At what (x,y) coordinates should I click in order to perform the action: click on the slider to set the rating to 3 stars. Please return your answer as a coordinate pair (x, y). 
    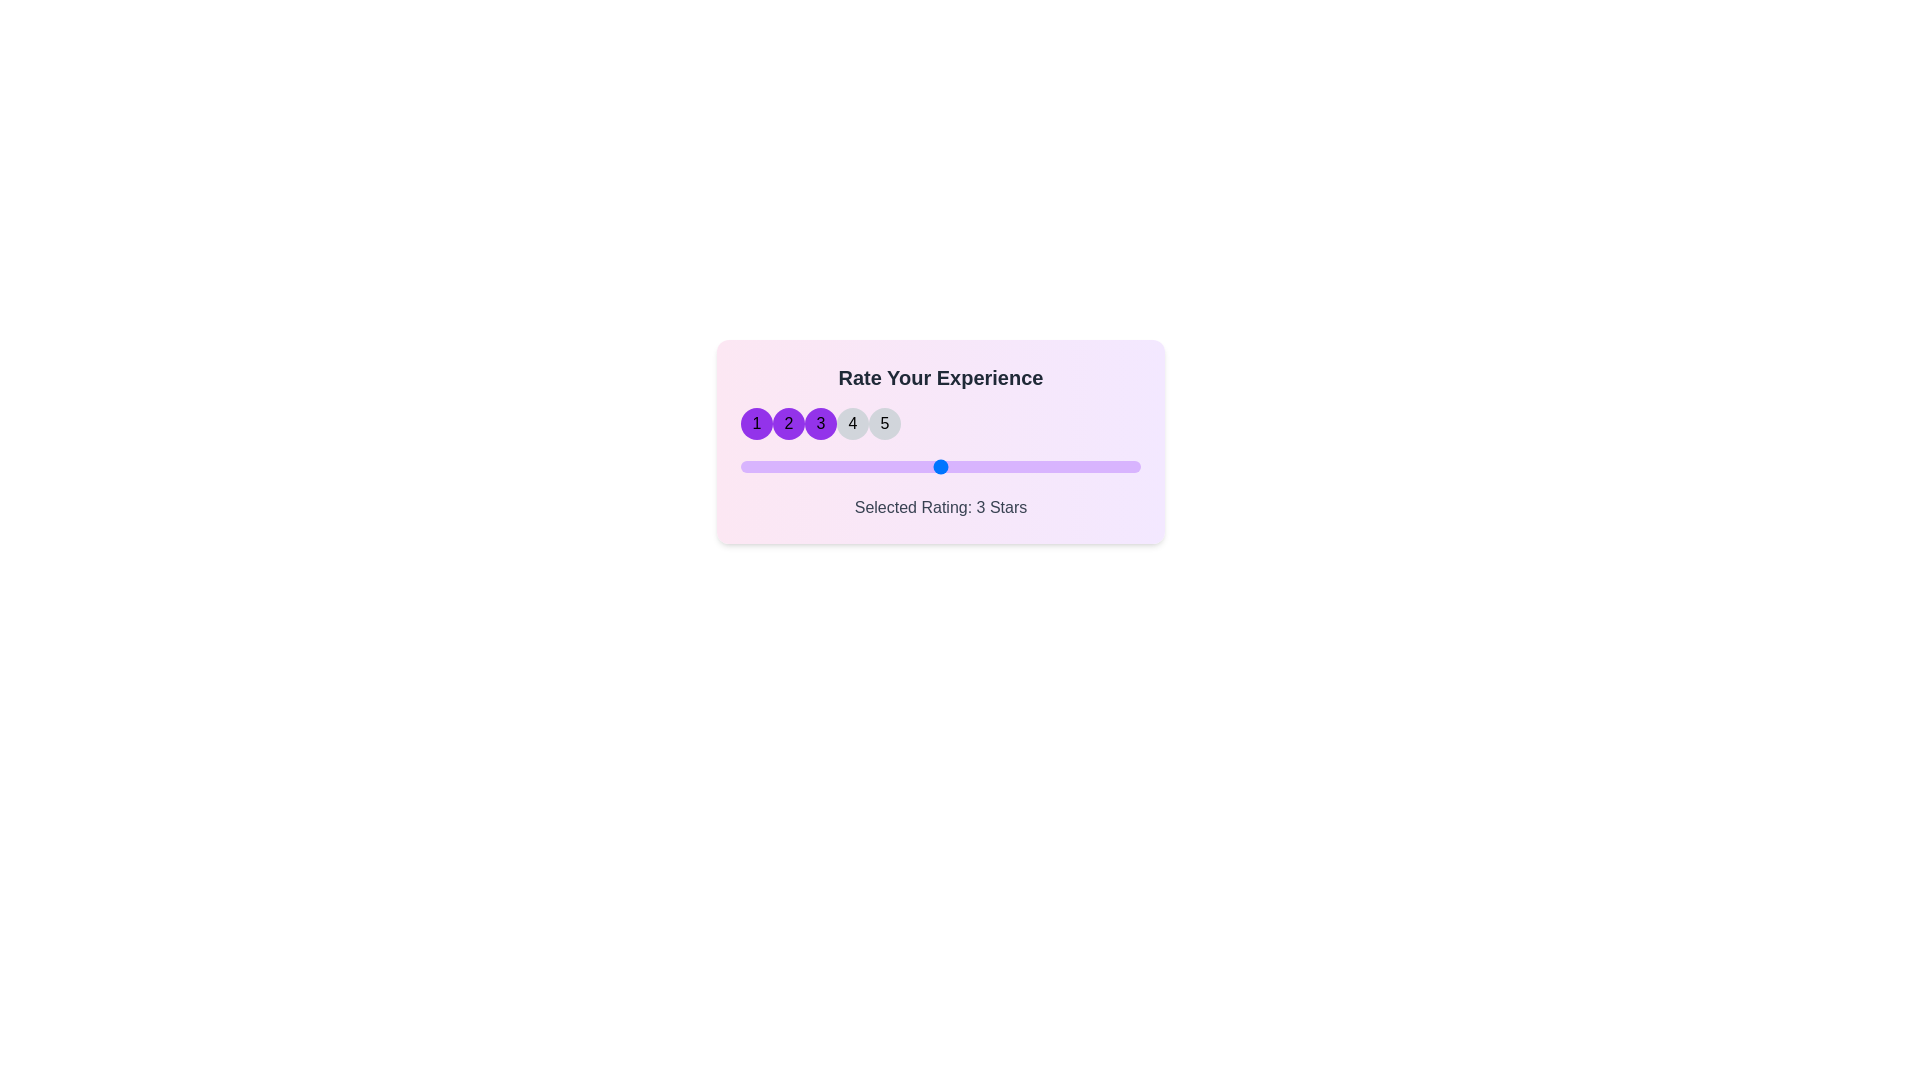
    Looking at the image, I should click on (939, 466).